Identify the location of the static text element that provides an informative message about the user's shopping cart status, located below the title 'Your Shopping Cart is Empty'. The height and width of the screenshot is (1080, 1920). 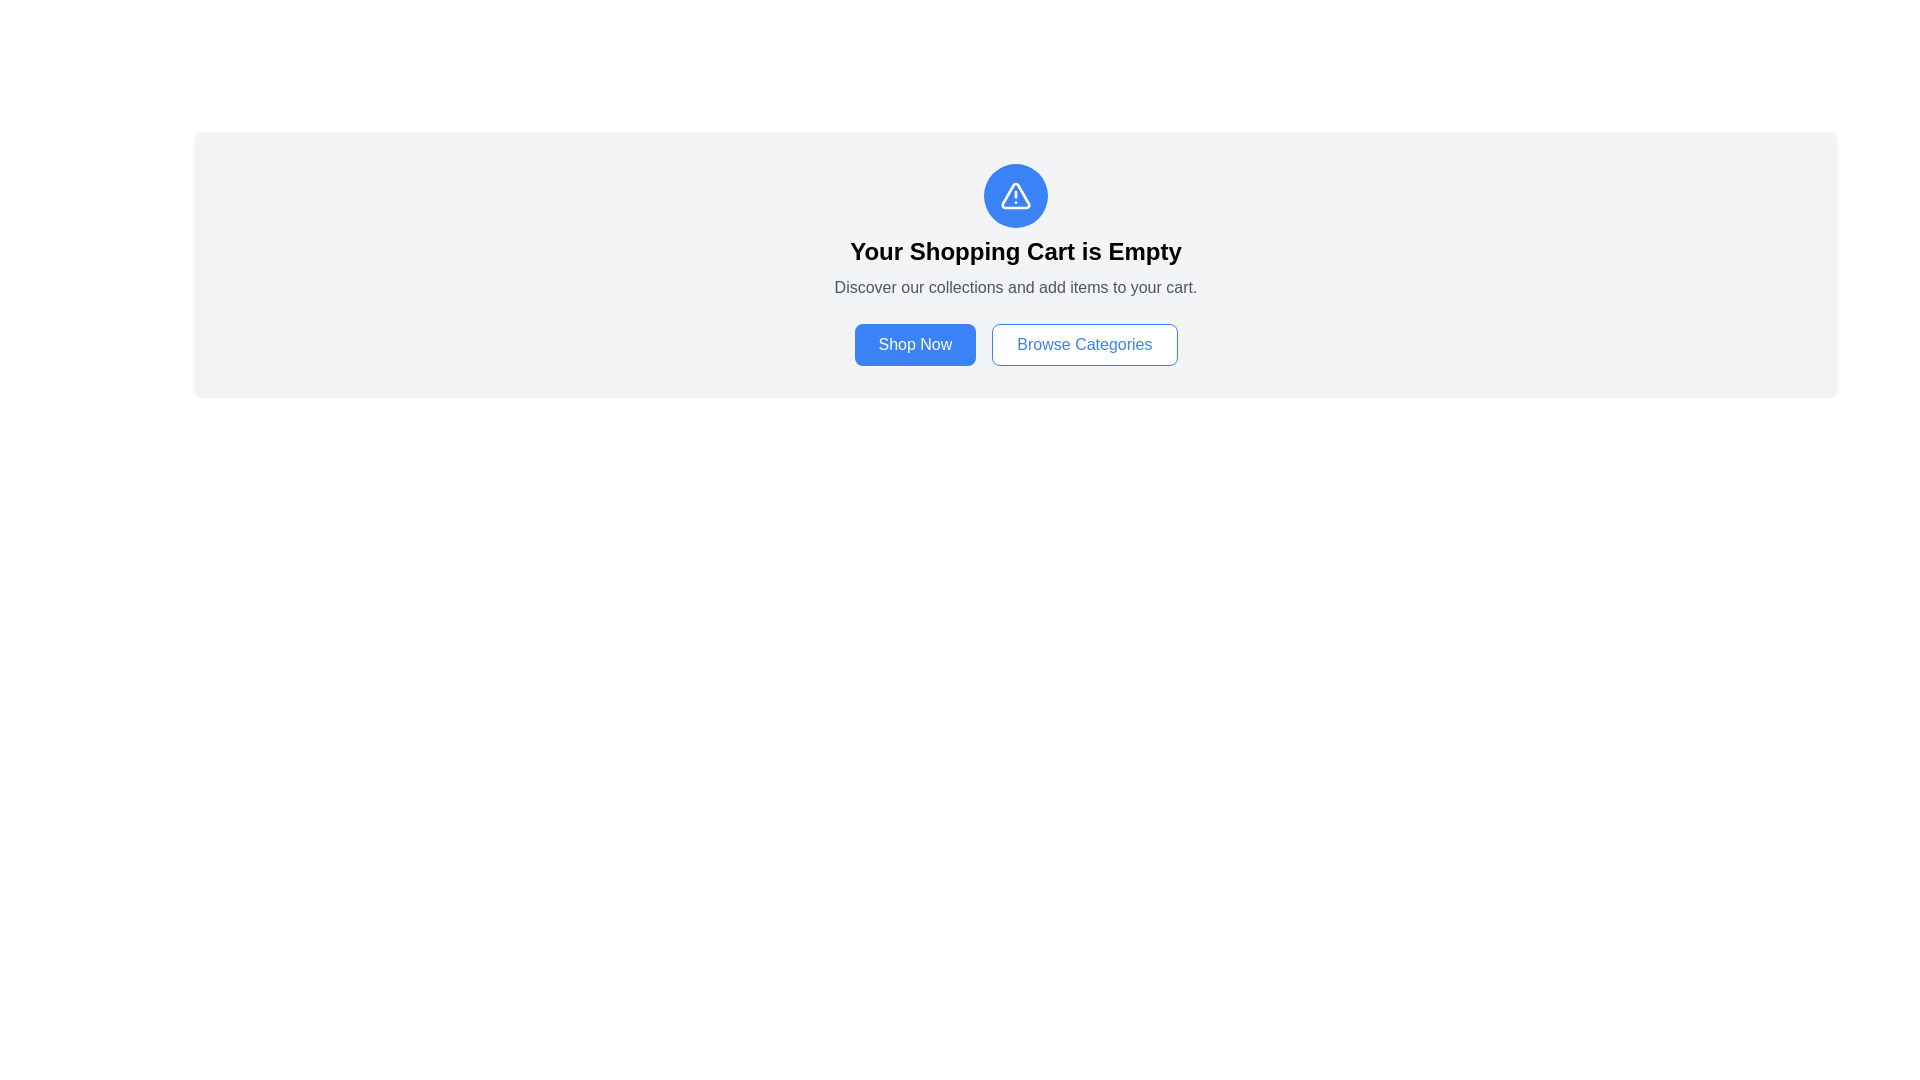
(1016, 288).